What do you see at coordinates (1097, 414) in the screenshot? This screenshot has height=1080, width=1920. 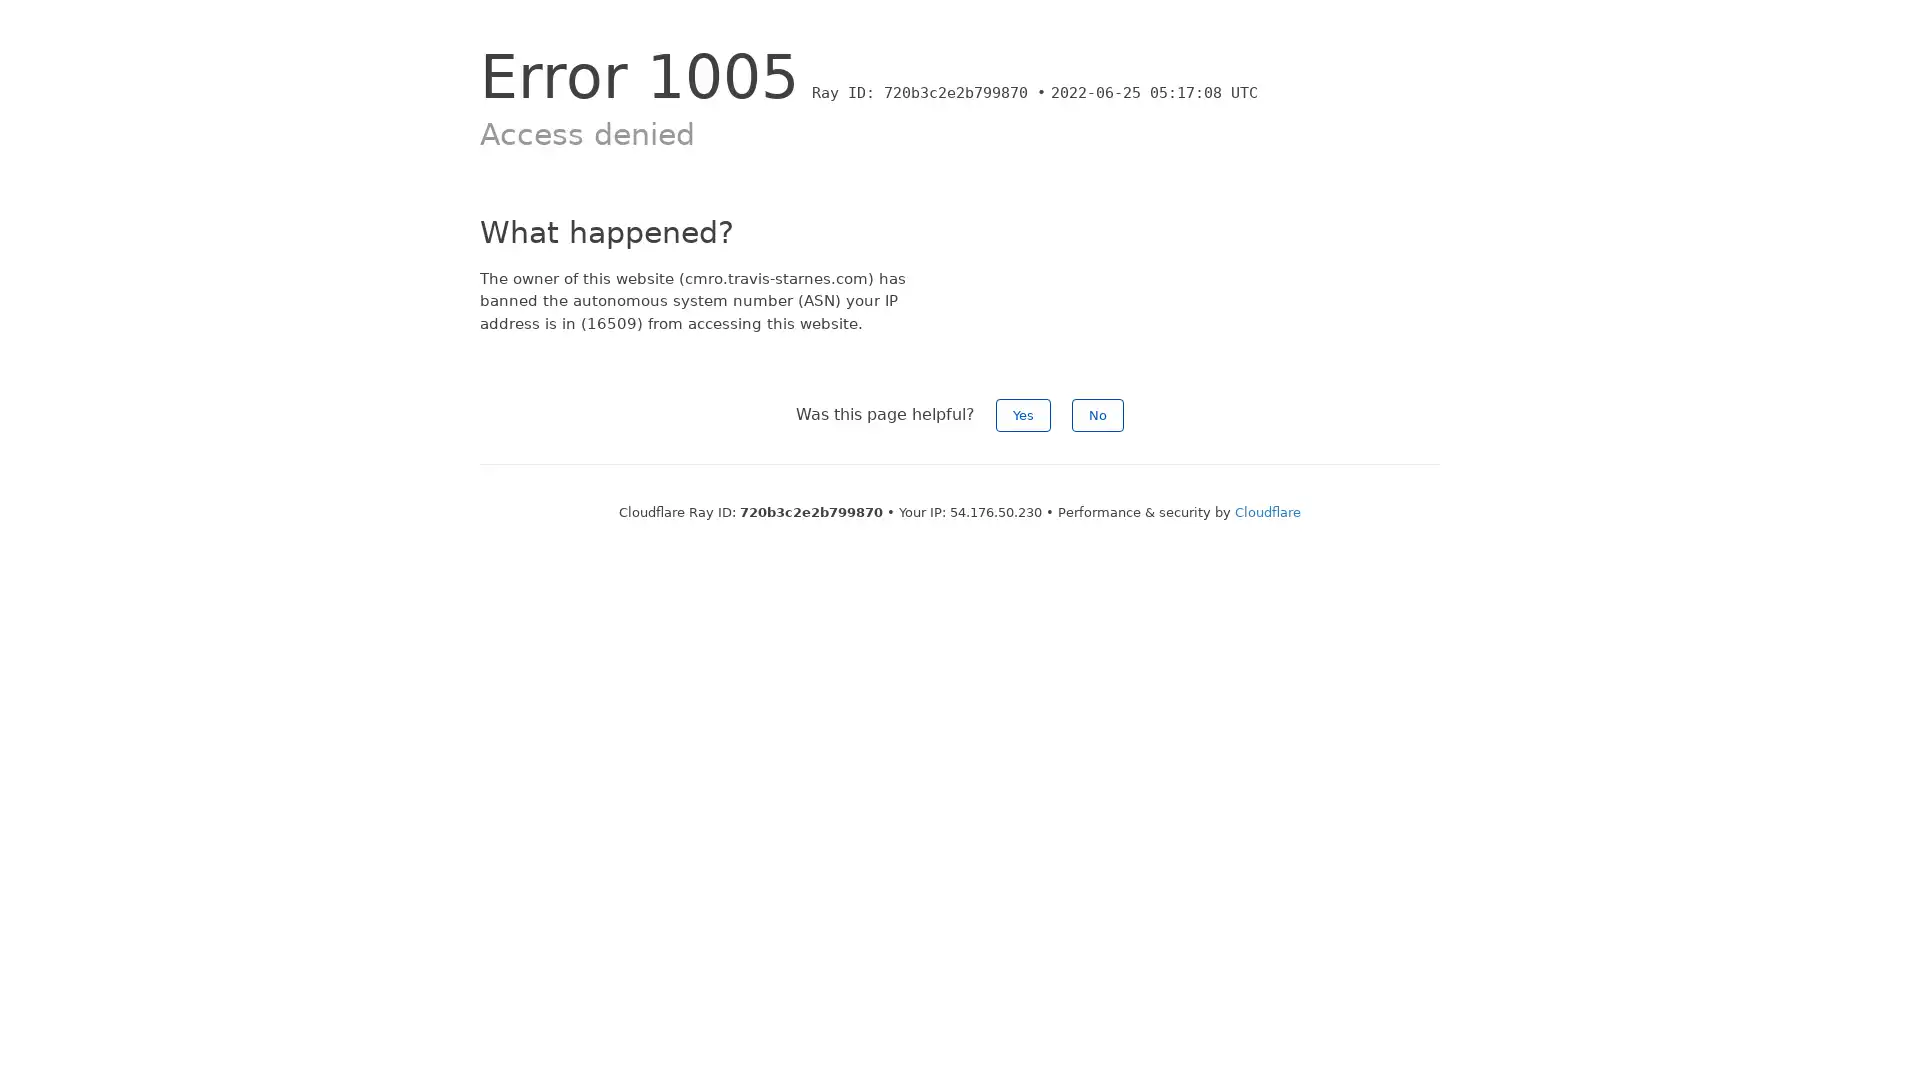 I see `No` at bounding box center [1097, 414].